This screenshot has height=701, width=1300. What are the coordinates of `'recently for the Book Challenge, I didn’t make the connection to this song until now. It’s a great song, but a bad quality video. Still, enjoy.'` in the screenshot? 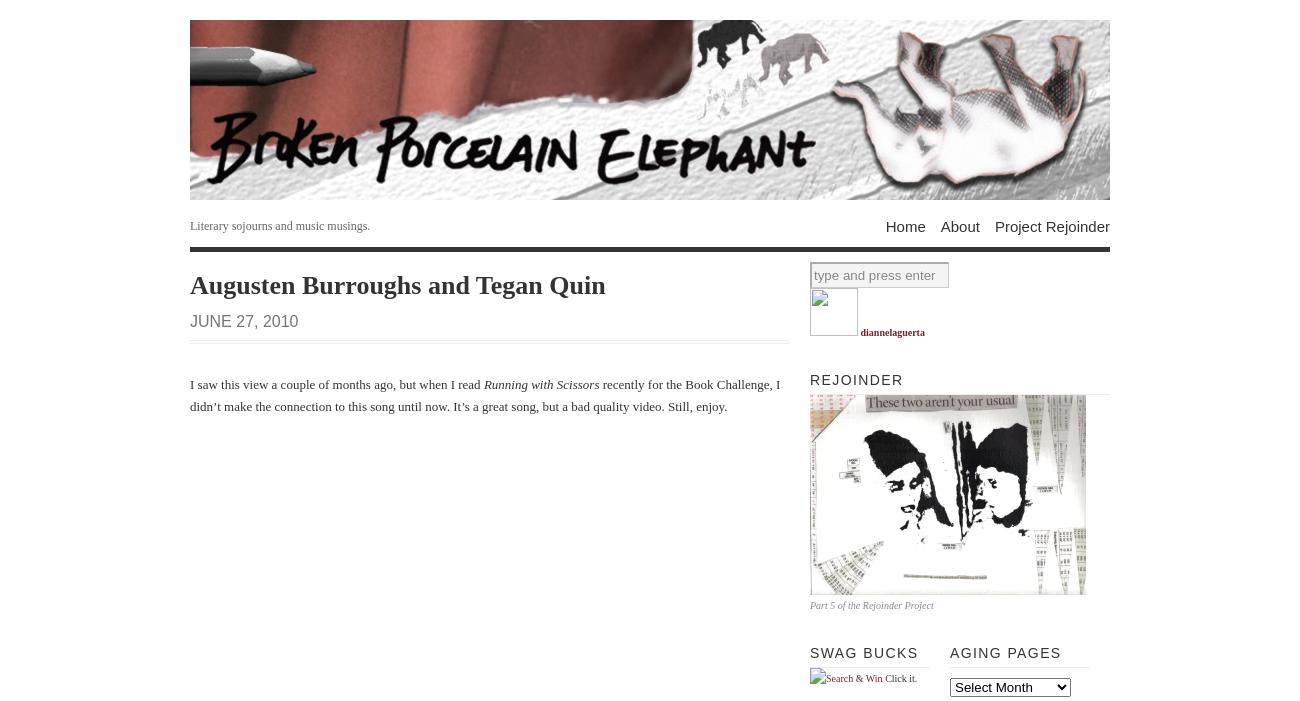 It's located at (484, 394).